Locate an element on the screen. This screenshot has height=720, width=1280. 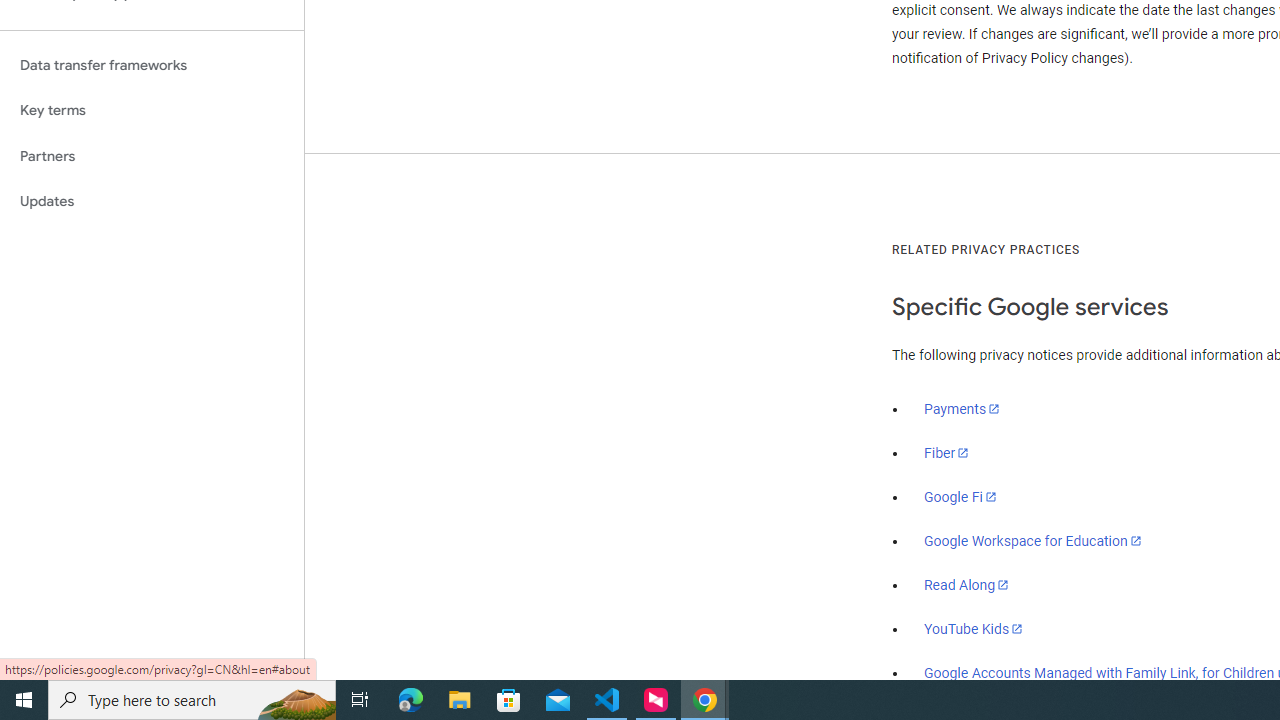
'Read Along' is located at coordinates (967, 585).